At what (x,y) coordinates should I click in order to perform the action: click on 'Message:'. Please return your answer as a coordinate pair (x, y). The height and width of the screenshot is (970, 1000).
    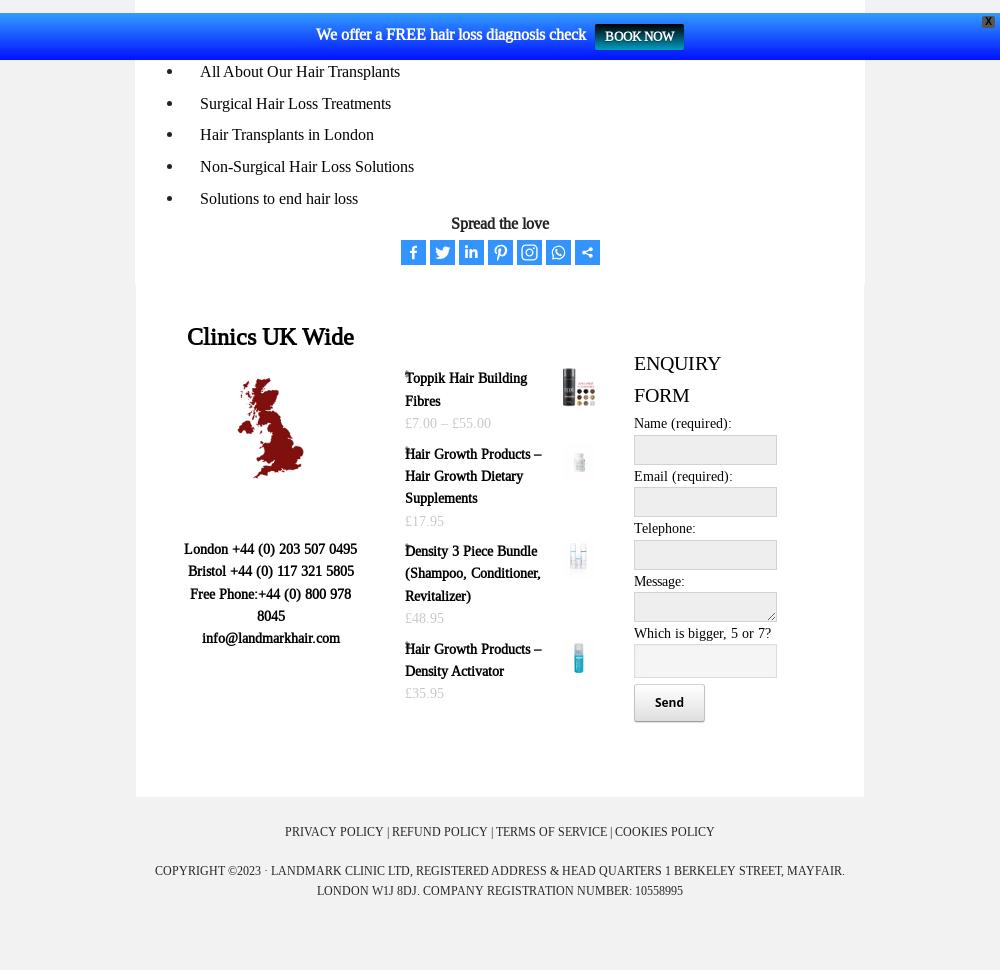
    Looking at the image, I should click on (658, 578).